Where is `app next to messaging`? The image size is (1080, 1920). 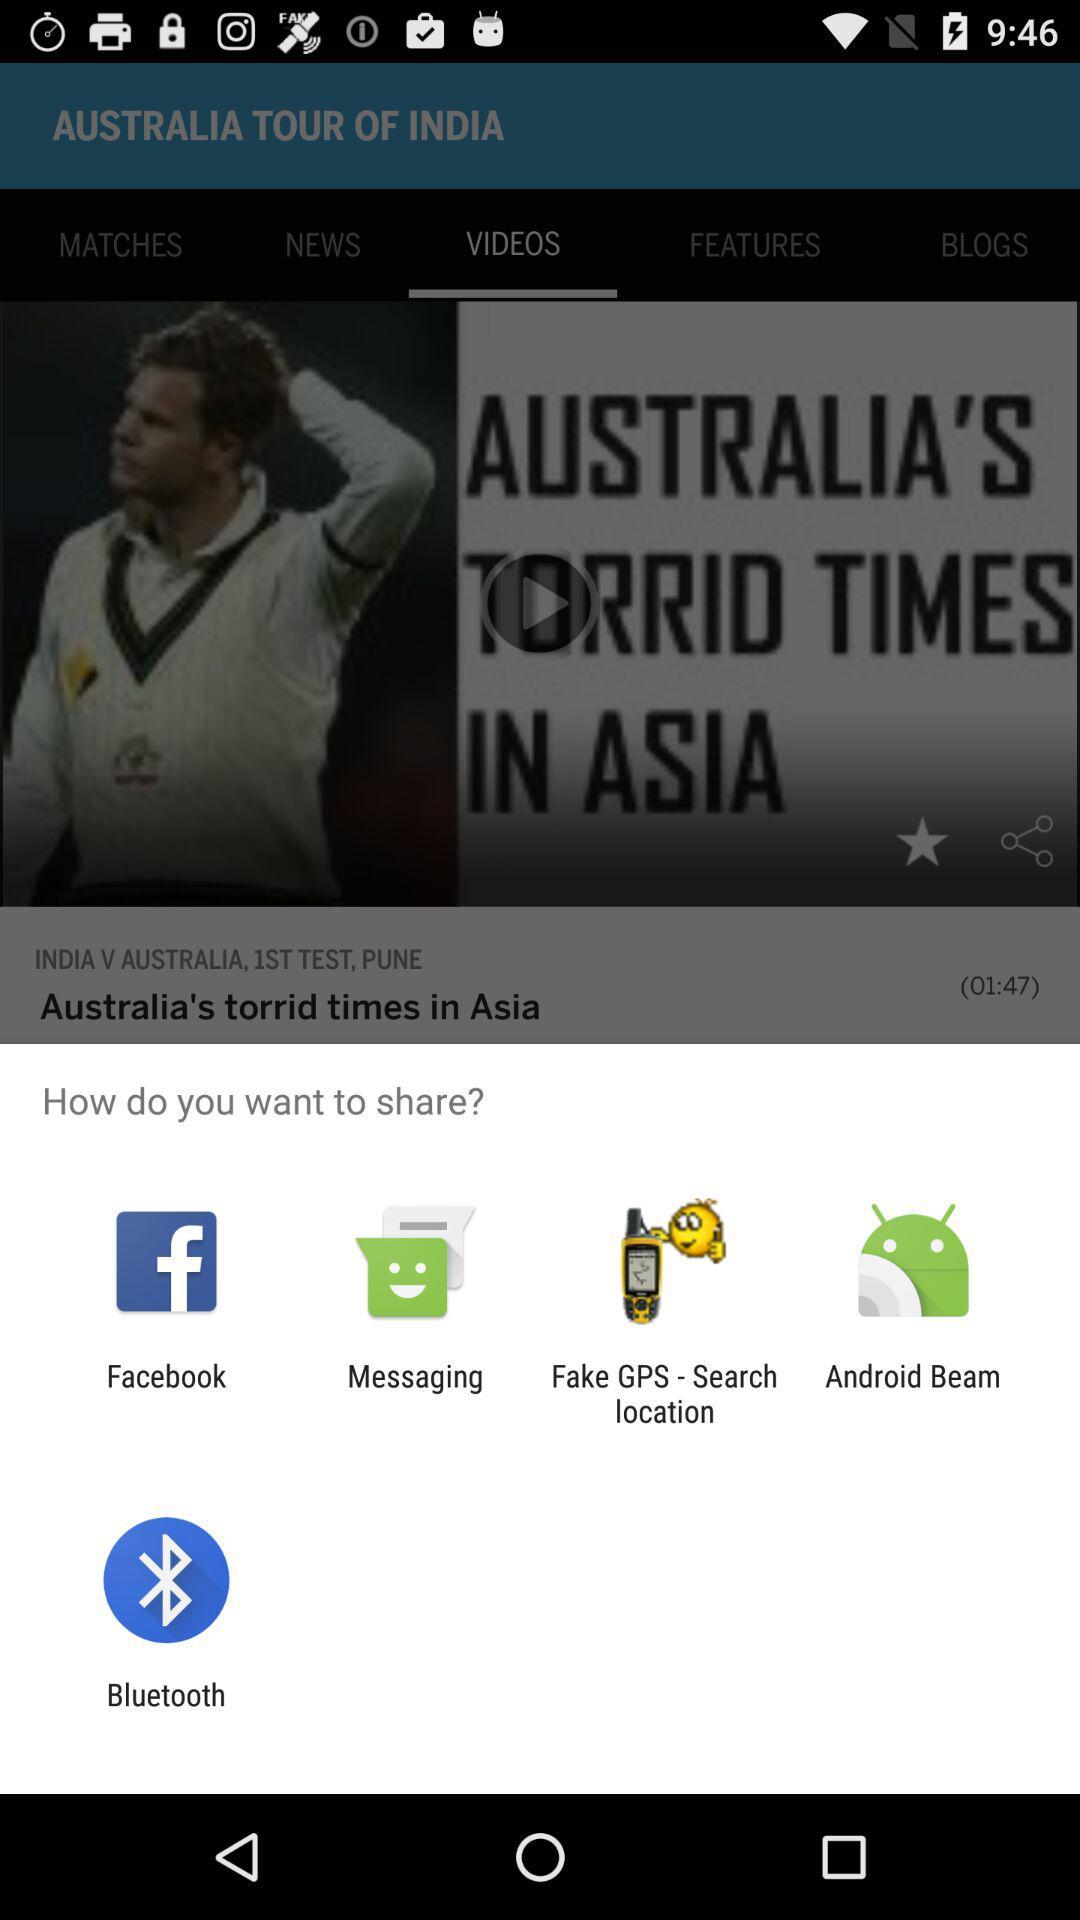 app next to messaging is located at coordinates (664, 1392).